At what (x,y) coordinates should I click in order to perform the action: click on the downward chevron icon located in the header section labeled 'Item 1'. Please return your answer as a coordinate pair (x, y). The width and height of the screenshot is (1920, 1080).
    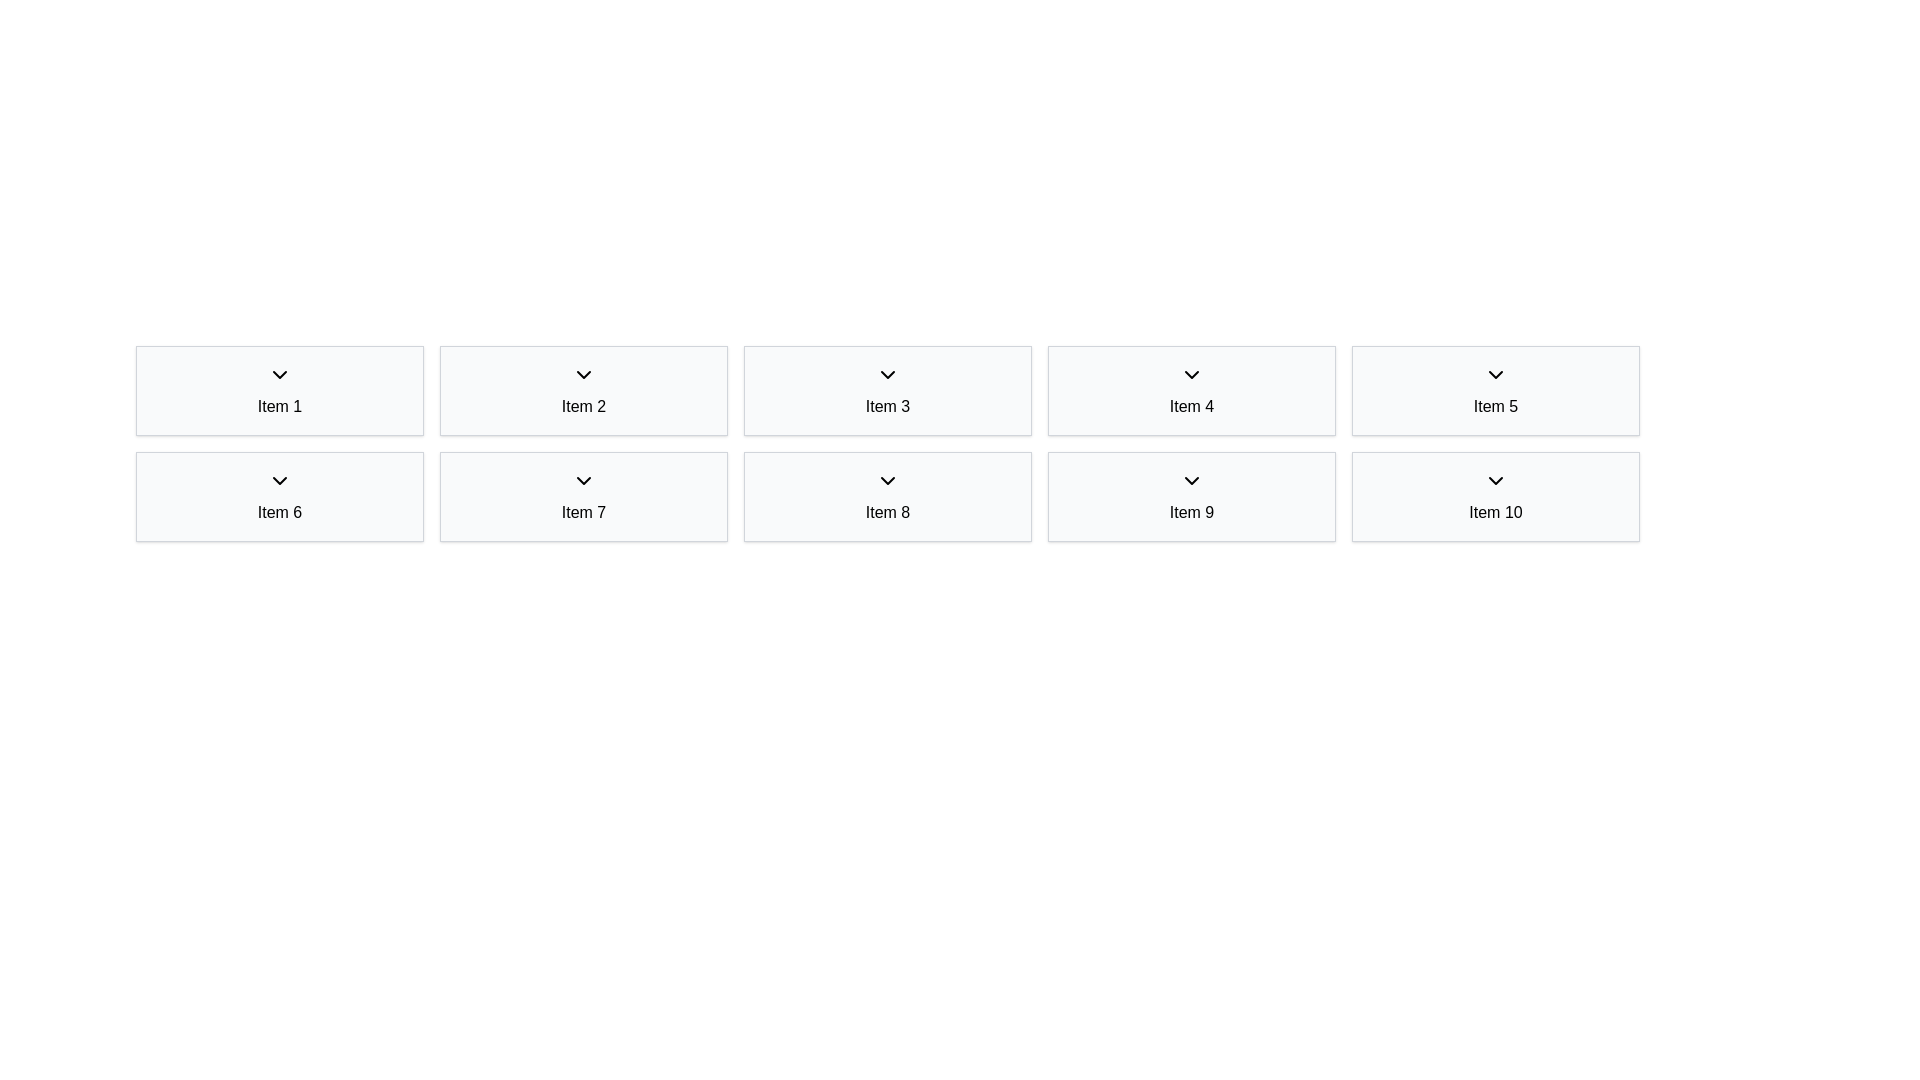
    Looking at the image, I should click on (278, 374).